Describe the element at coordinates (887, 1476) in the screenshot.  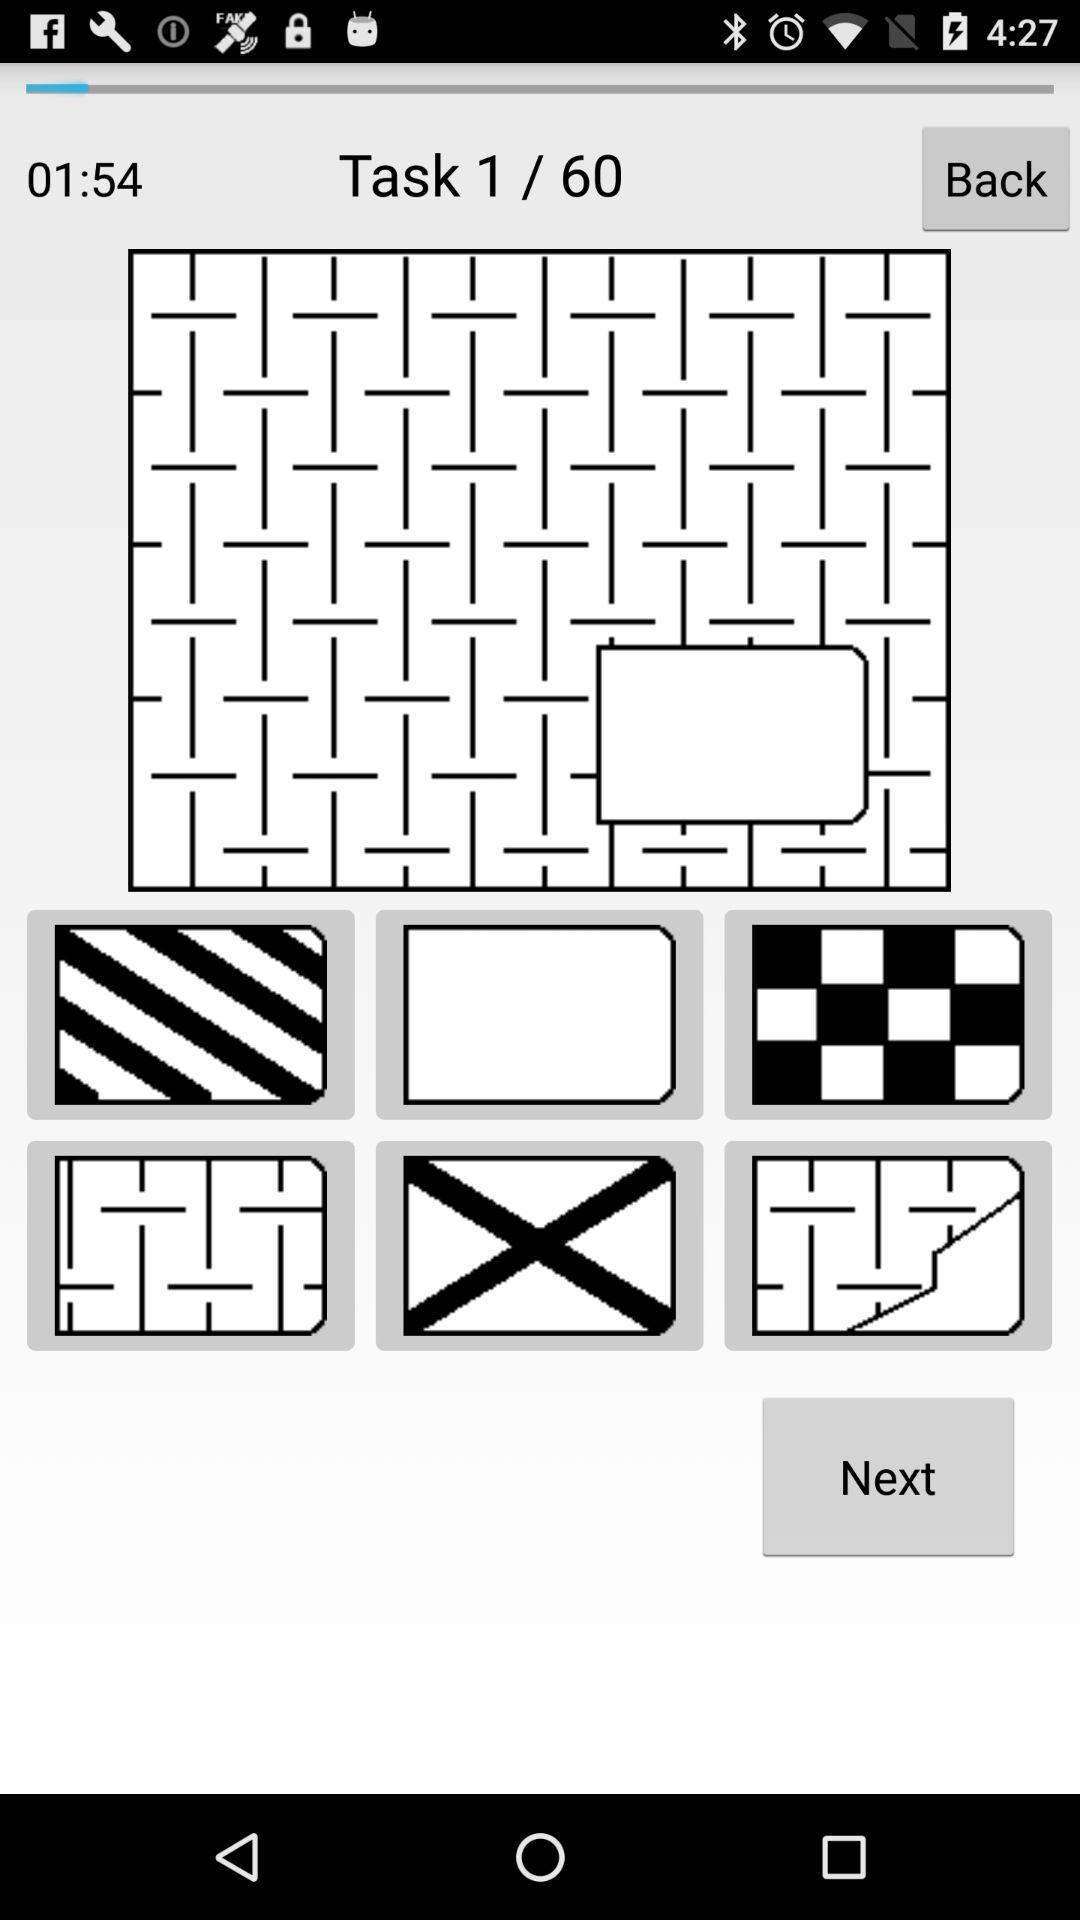
I see `the button at the bottom right corner` at that location.